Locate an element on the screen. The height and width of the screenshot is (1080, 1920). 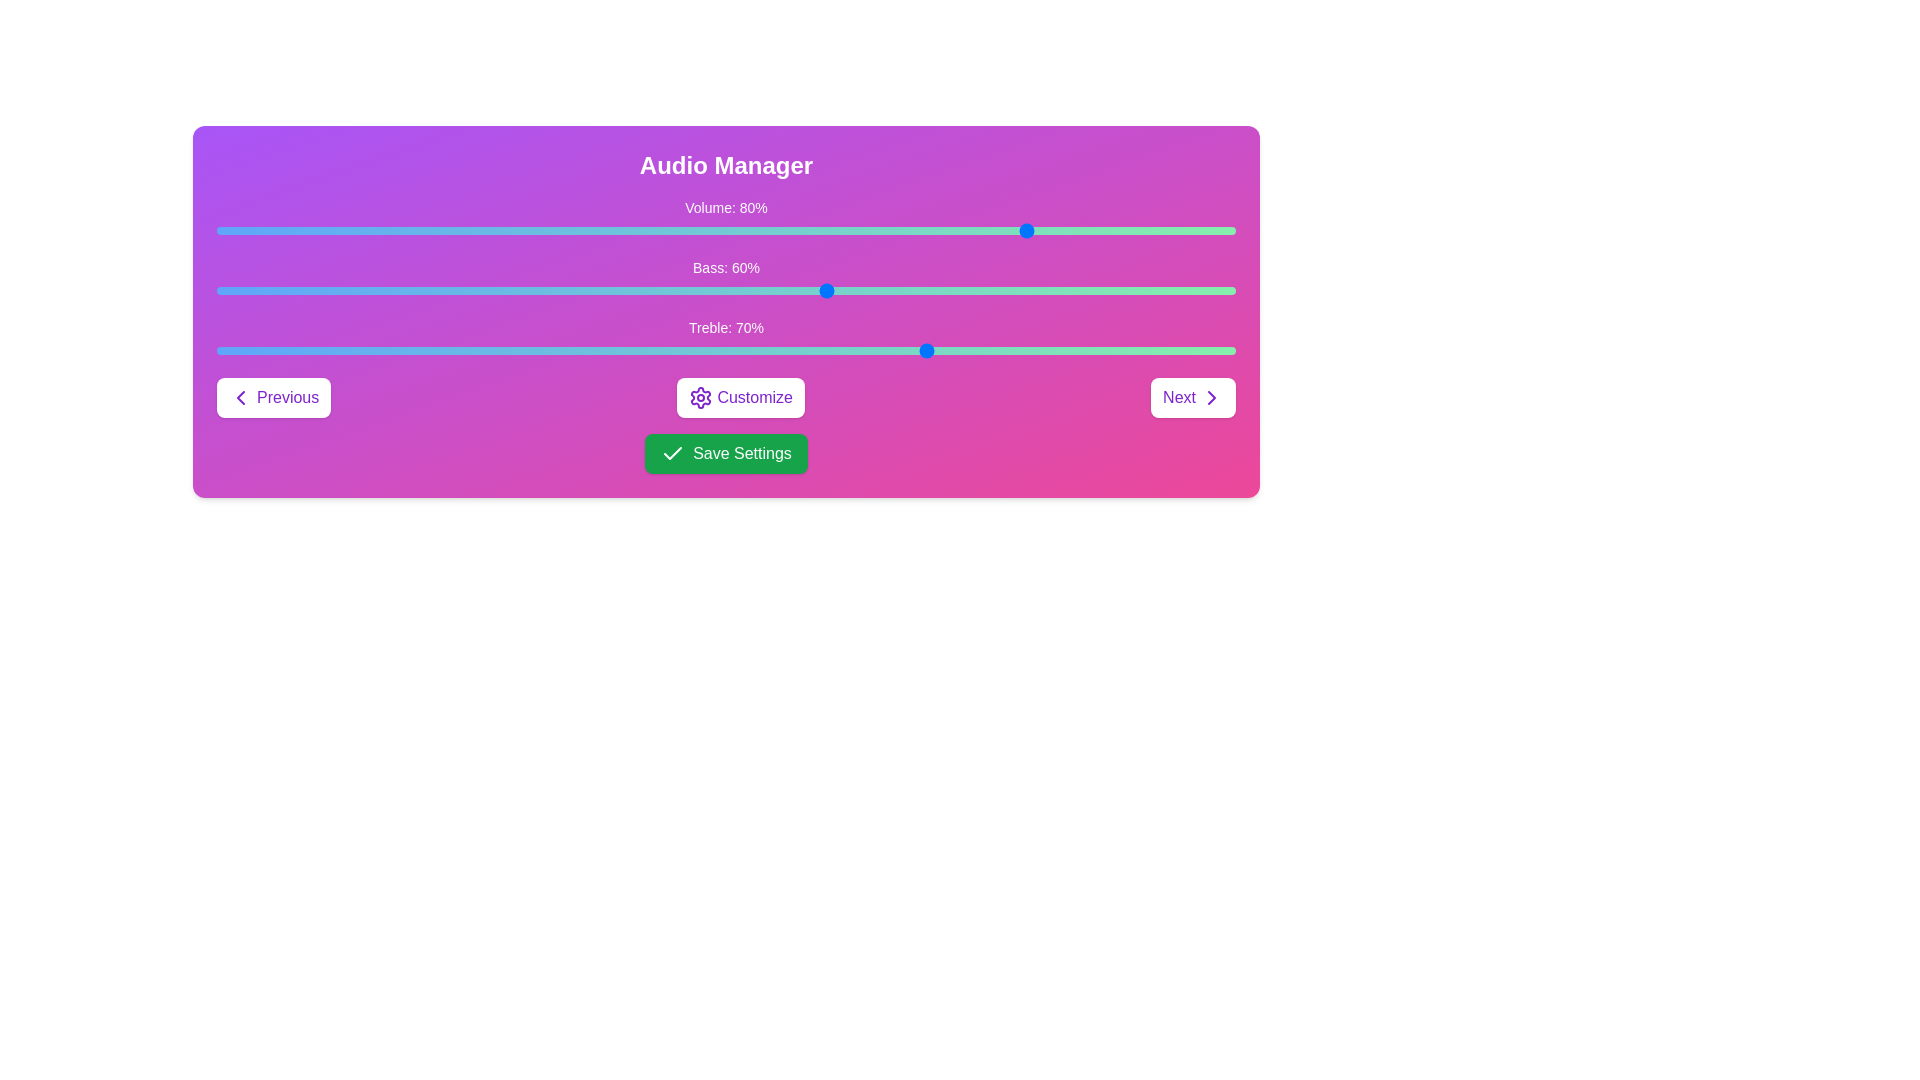
the 'Save' button in the audio management application is located at coordinates (725, 454).